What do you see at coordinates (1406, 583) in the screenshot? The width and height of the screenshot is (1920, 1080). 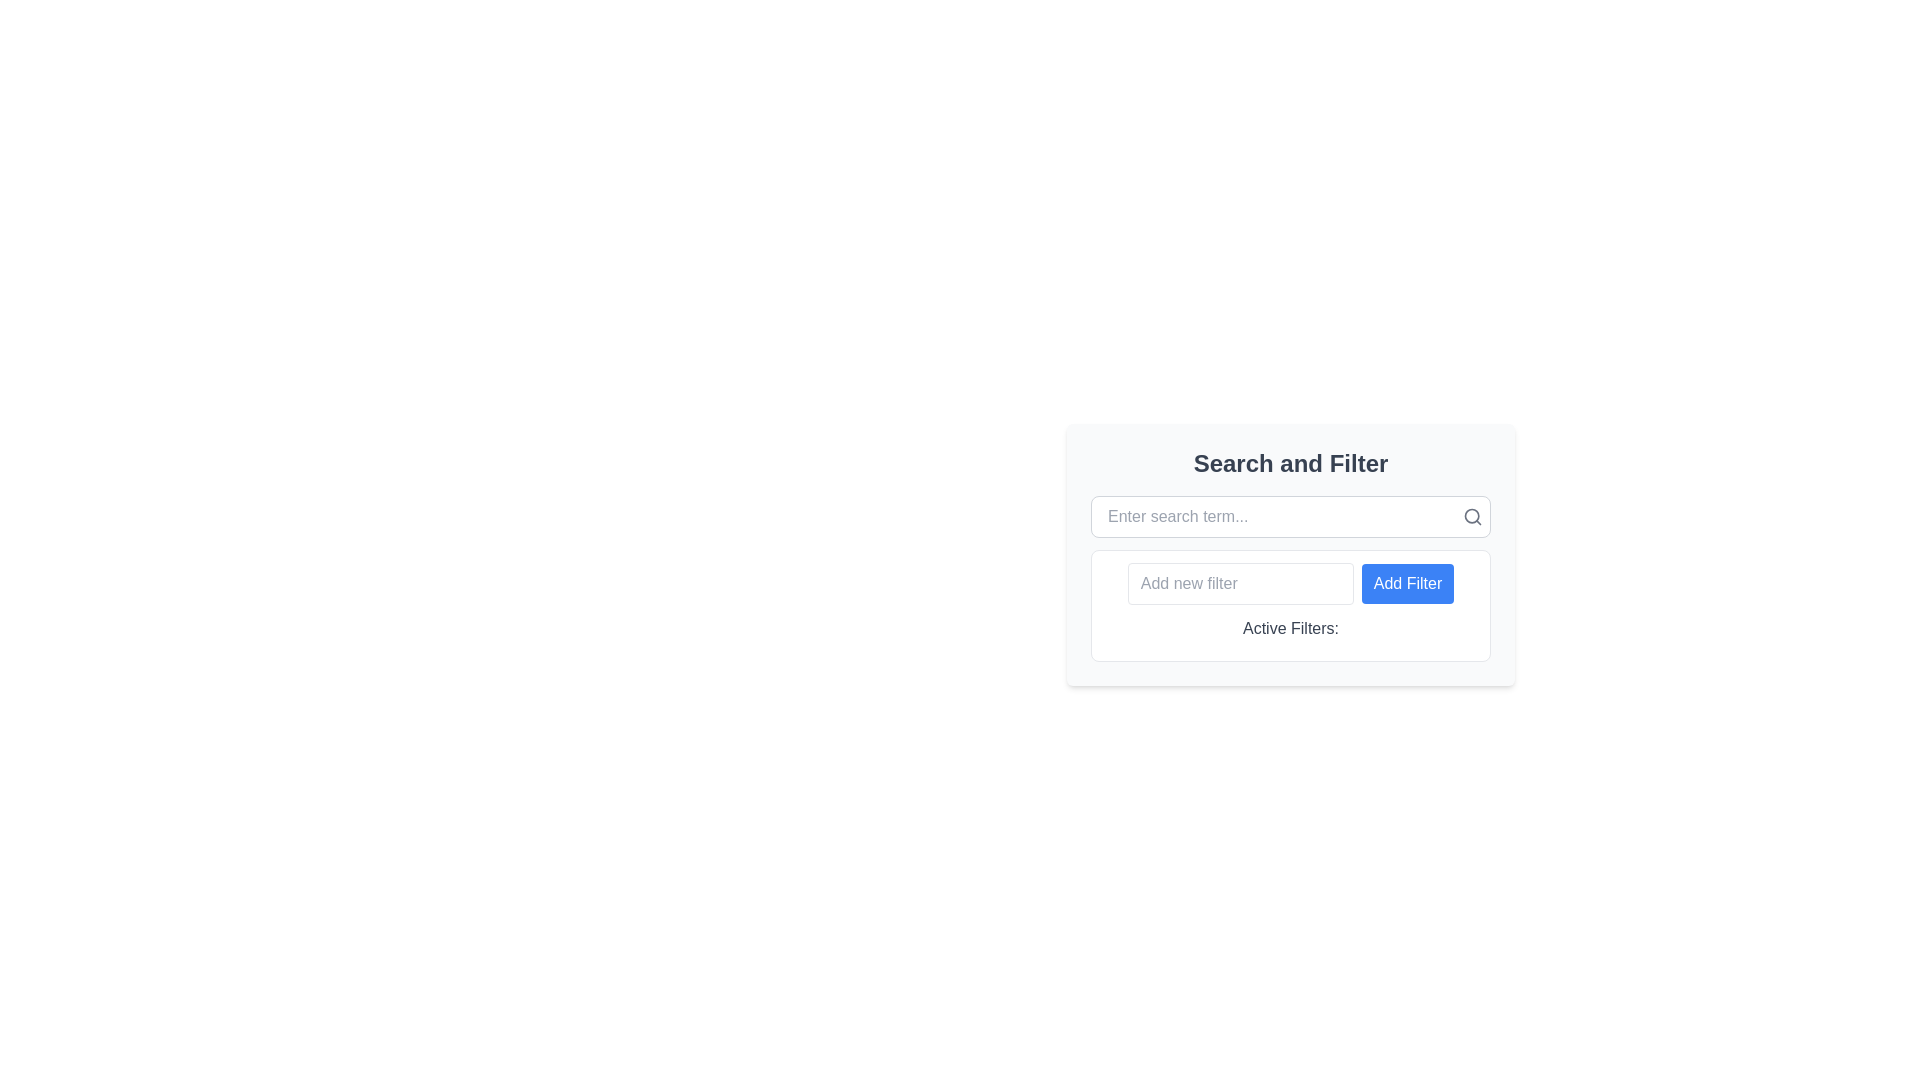 I see `the 'Add Filter' button, which is a rectangular button with a blue background and white text, located directly to the right of the 'Add new filter' input field in the 'Active Filters' section` at bounding box center [1406, 583].